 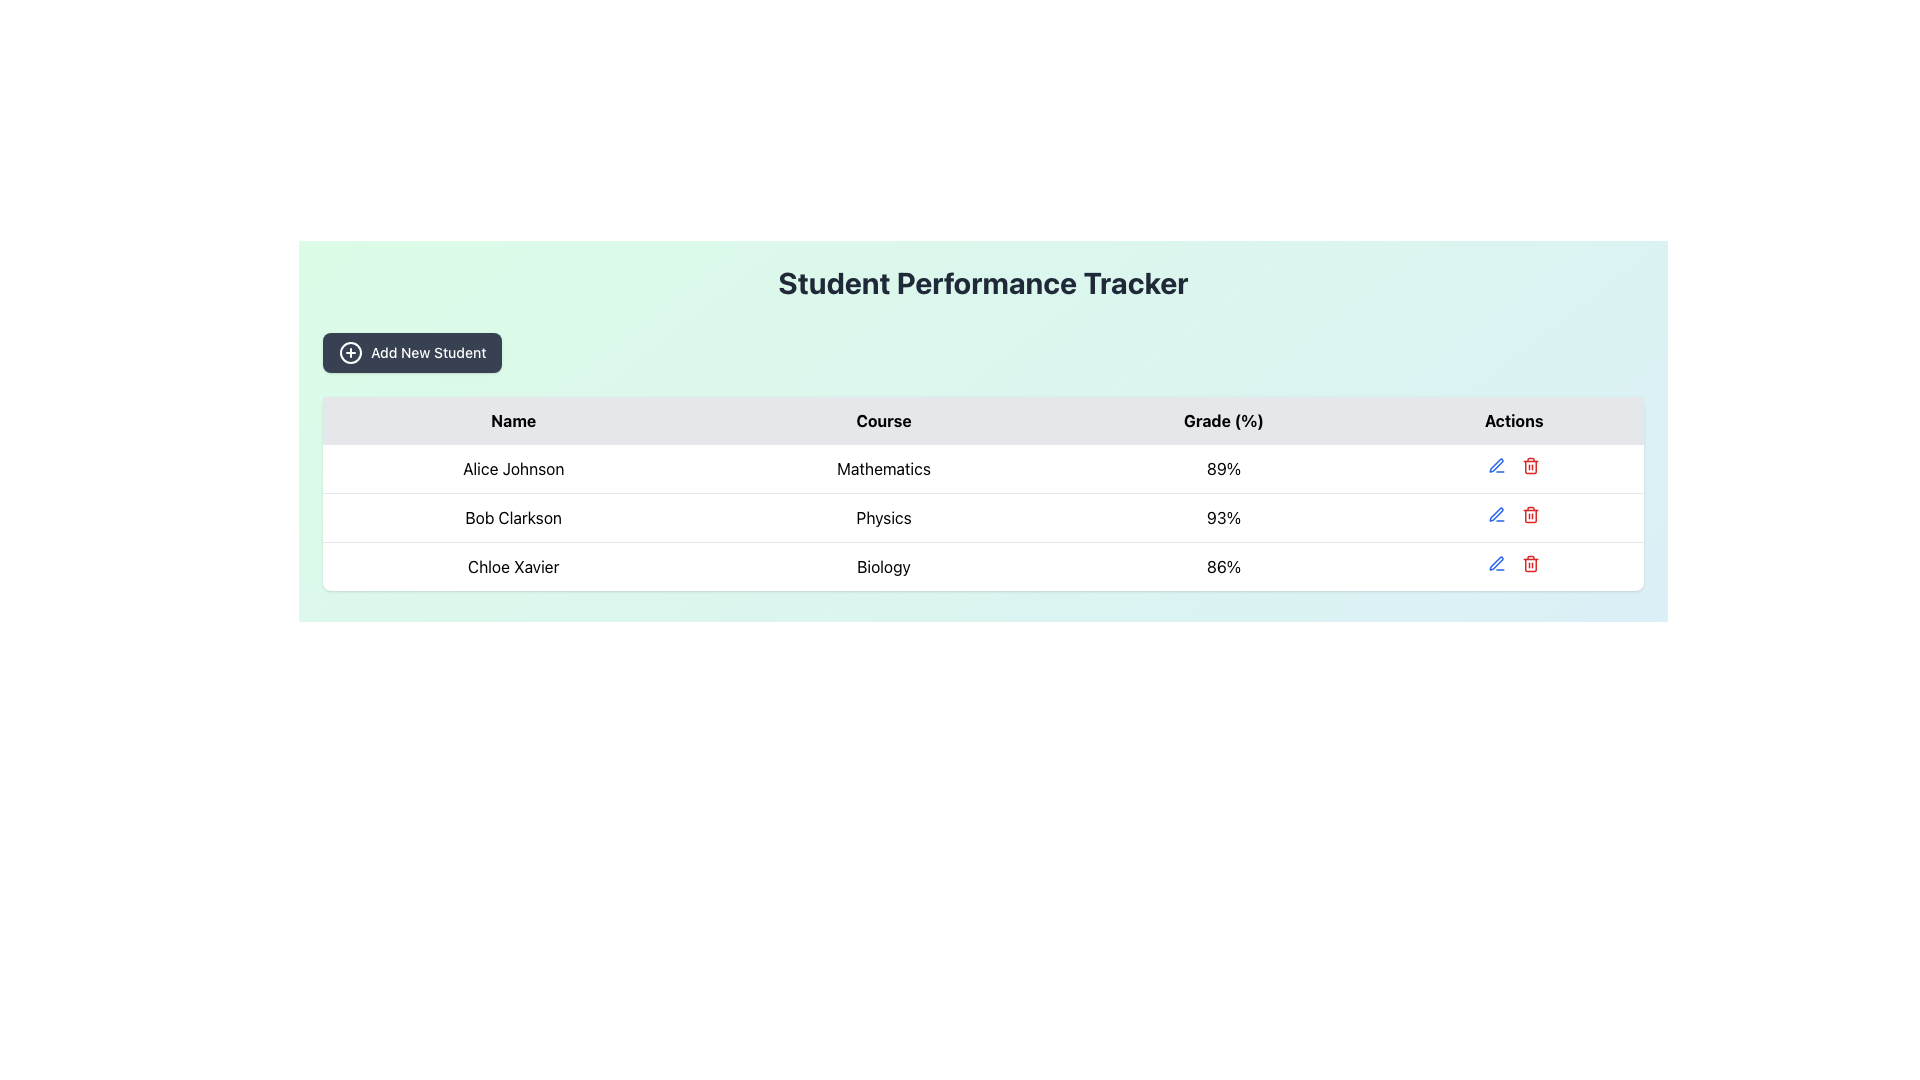 What do you see at coordinates (513, 419) in the screenshot?
I see `the 'Name' column header cell in the table by moving the mouse to its center point` at bounding box center [513, 419].